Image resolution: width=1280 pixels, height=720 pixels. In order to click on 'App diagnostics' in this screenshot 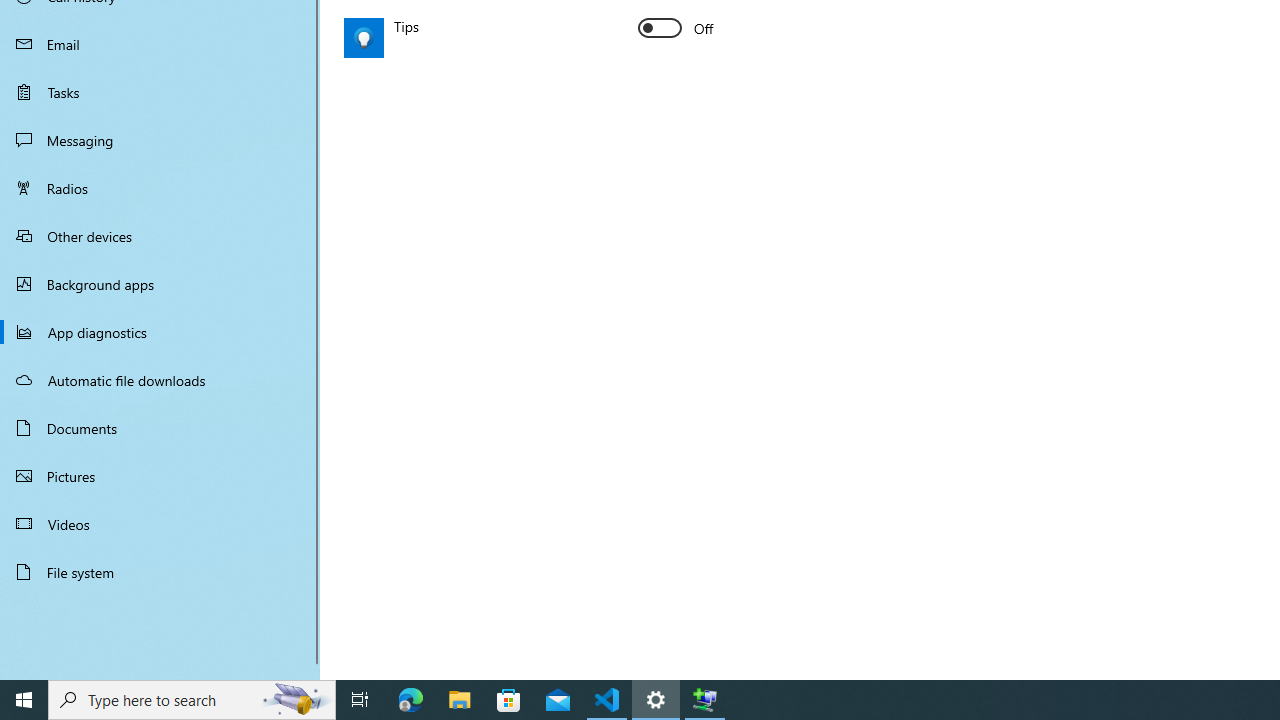, I will do `click(160, 330)`.